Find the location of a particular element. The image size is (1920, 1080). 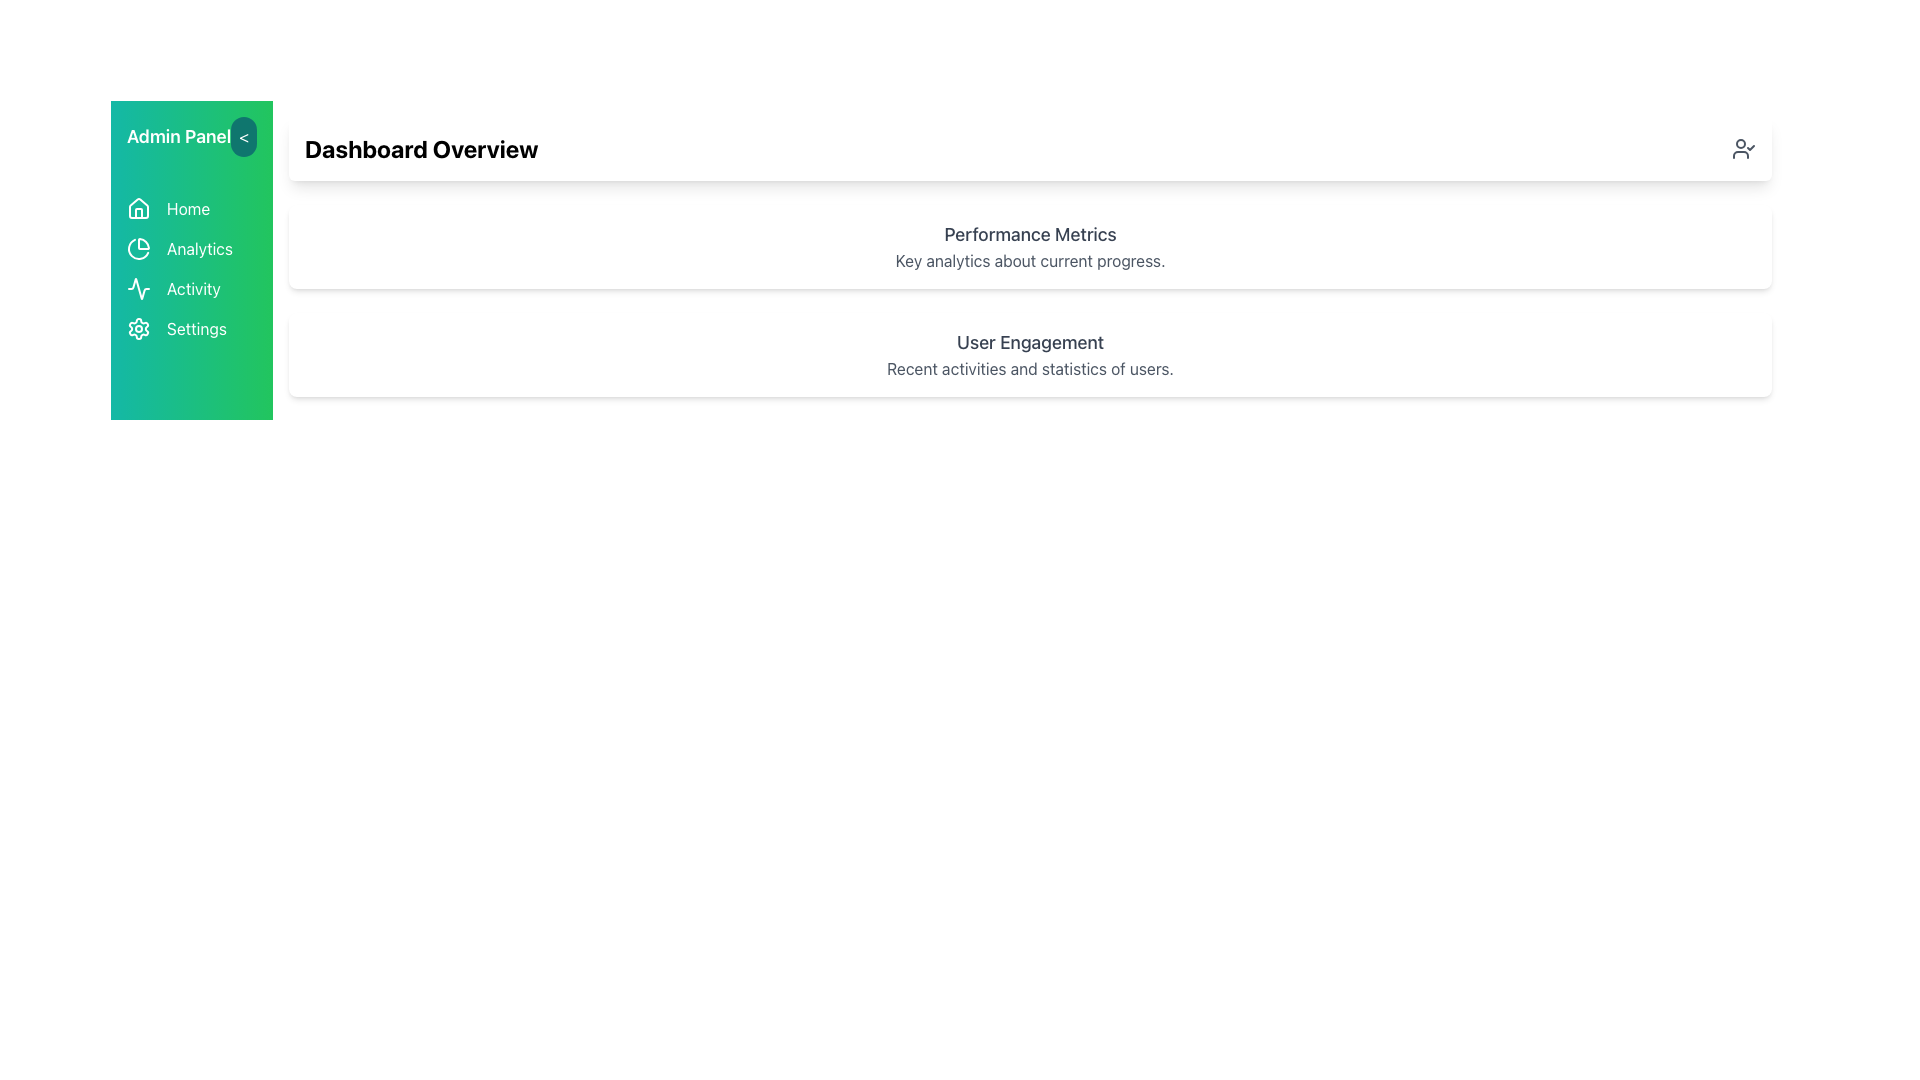

the third text label in the vertical navigation bar, positioned between 'Analytics' and 'Settings', which serves as a navigational link for viewing or managing activities is located at coordinates (193, 289).